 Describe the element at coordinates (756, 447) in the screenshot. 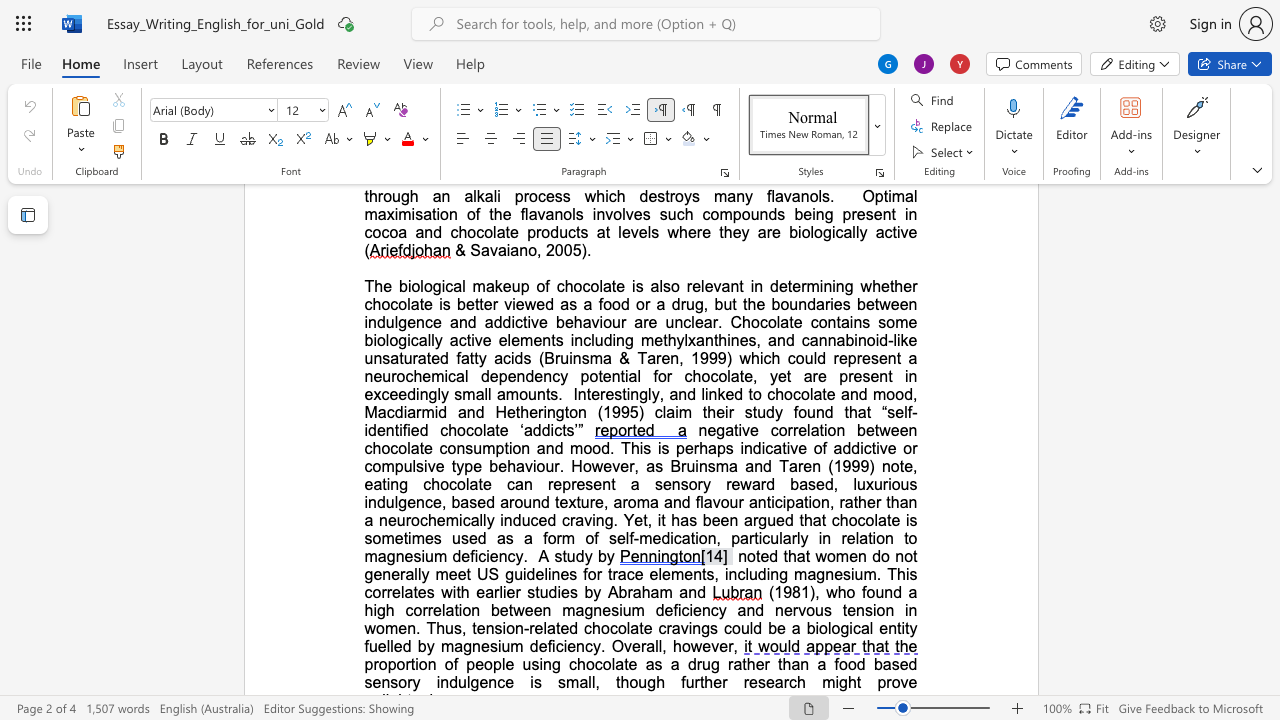

I see `the 1th character "d" in the text` at that location.